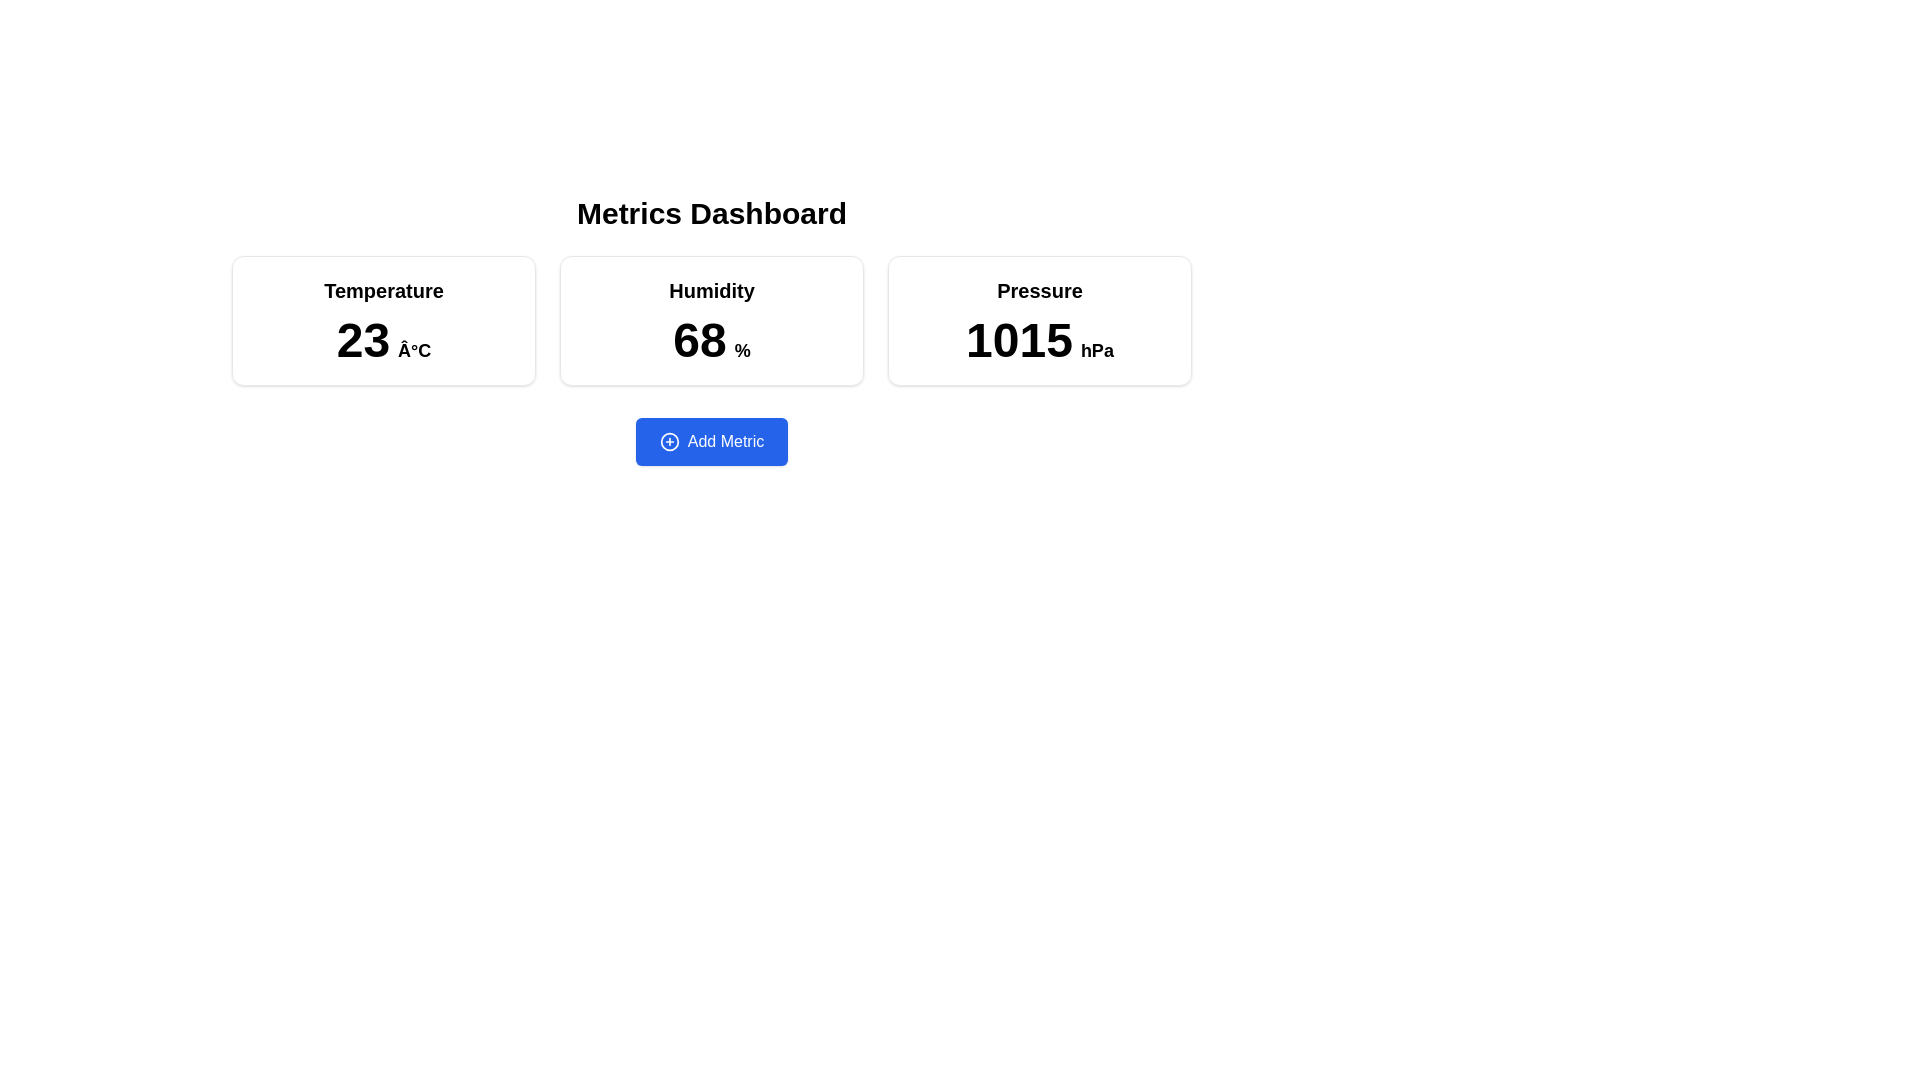 This screenshot has width=1920, height=1080. What do you see at coordinates (711, 319) in the screenshot?
I see `the humidity metric card, which is the second card from the left in the three-card layout under 'Metrics Dashboard'` at bounding box center [711, 319].